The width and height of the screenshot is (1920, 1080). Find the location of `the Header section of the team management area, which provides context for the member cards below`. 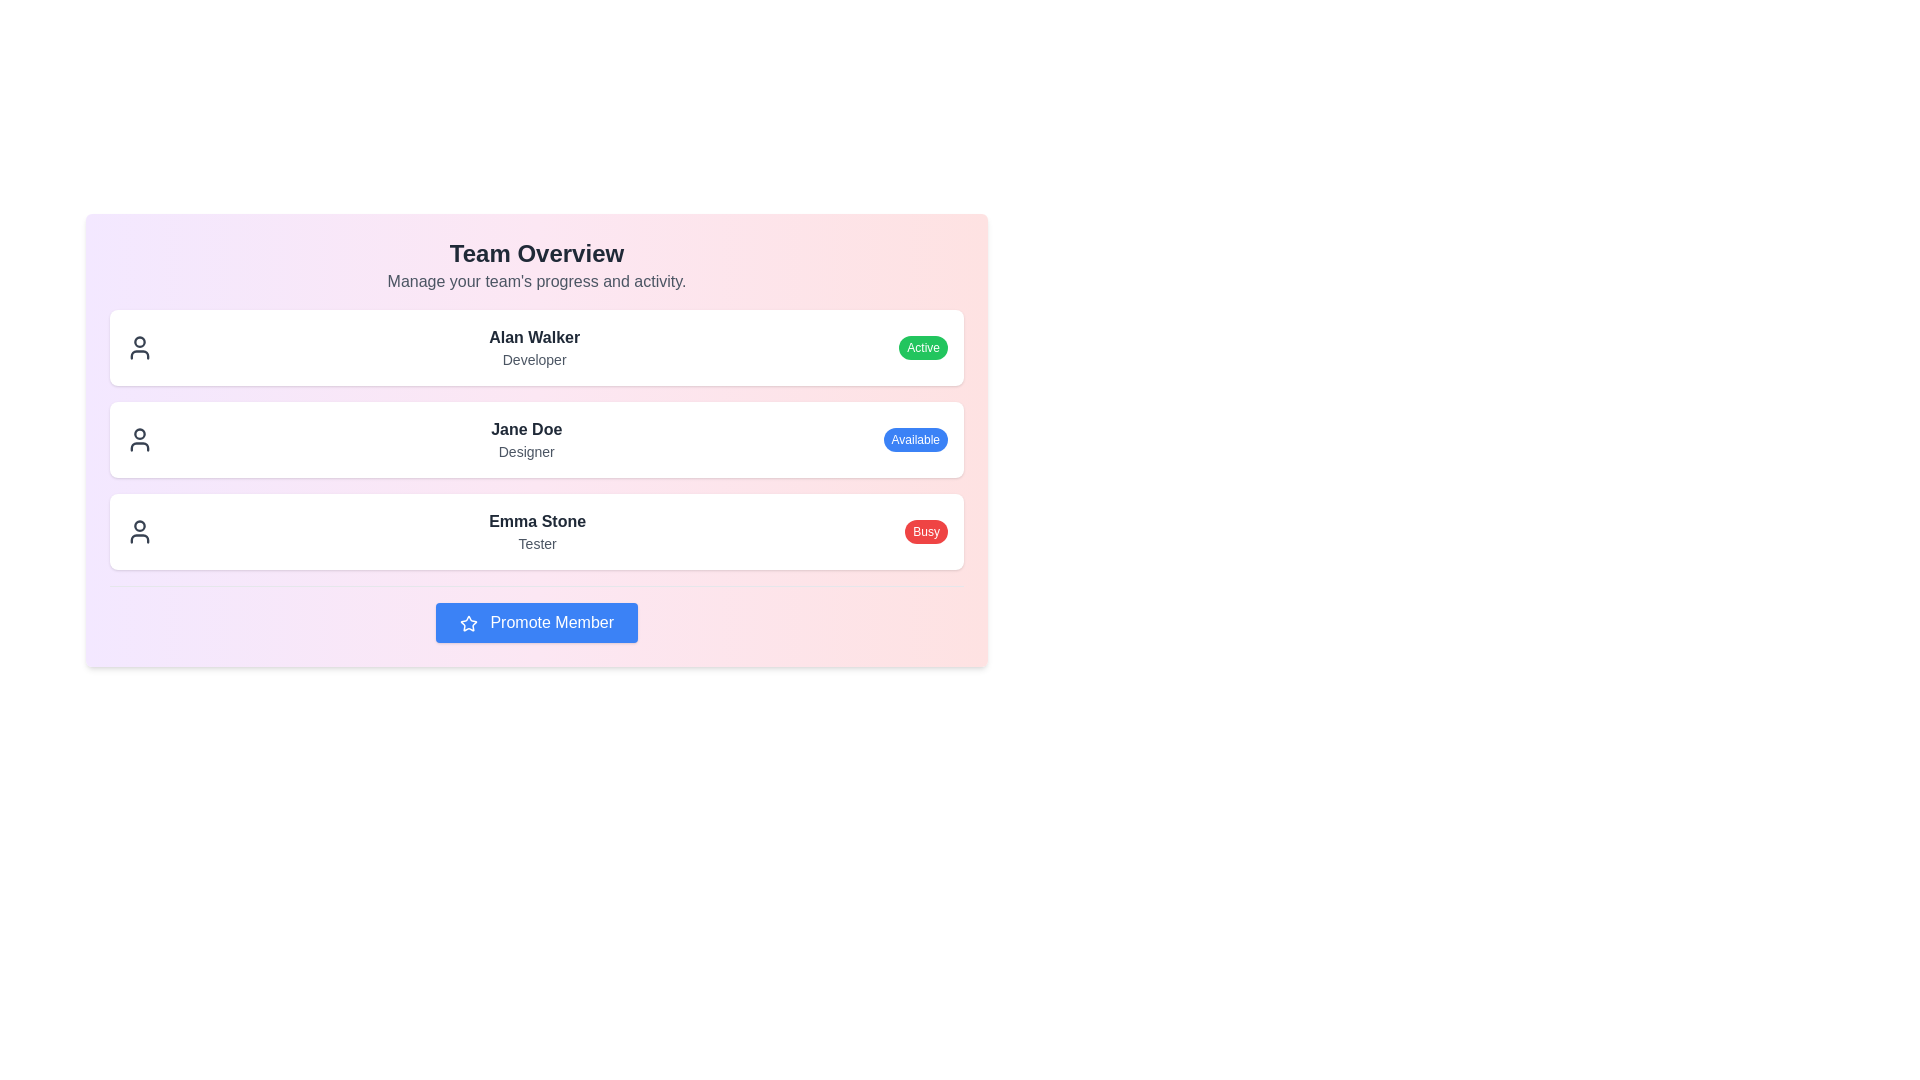

the Header section of the team management area, which provides context for the member cards below is located at coordinates (537, 265).